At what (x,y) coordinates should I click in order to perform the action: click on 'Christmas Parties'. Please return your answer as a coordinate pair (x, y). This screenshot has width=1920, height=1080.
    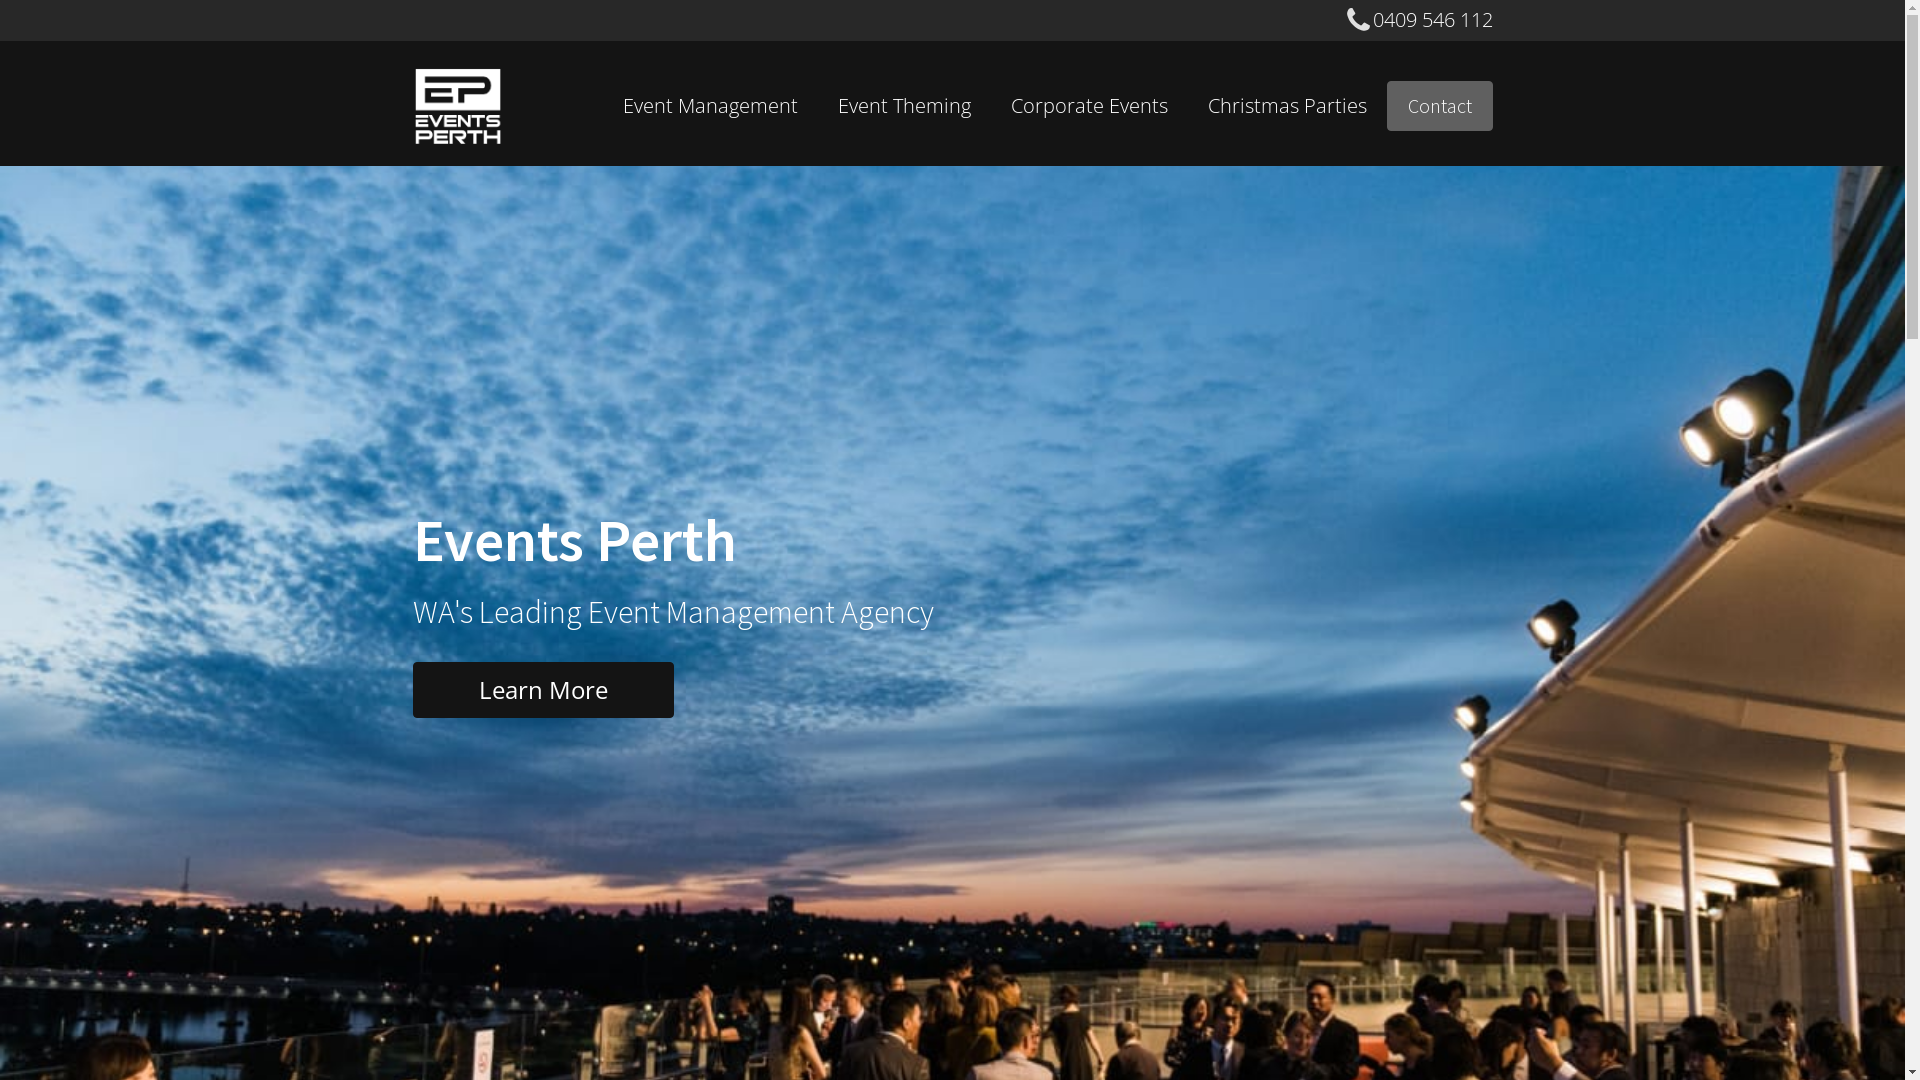
    Looking at the image, I should click on (1188, 105).